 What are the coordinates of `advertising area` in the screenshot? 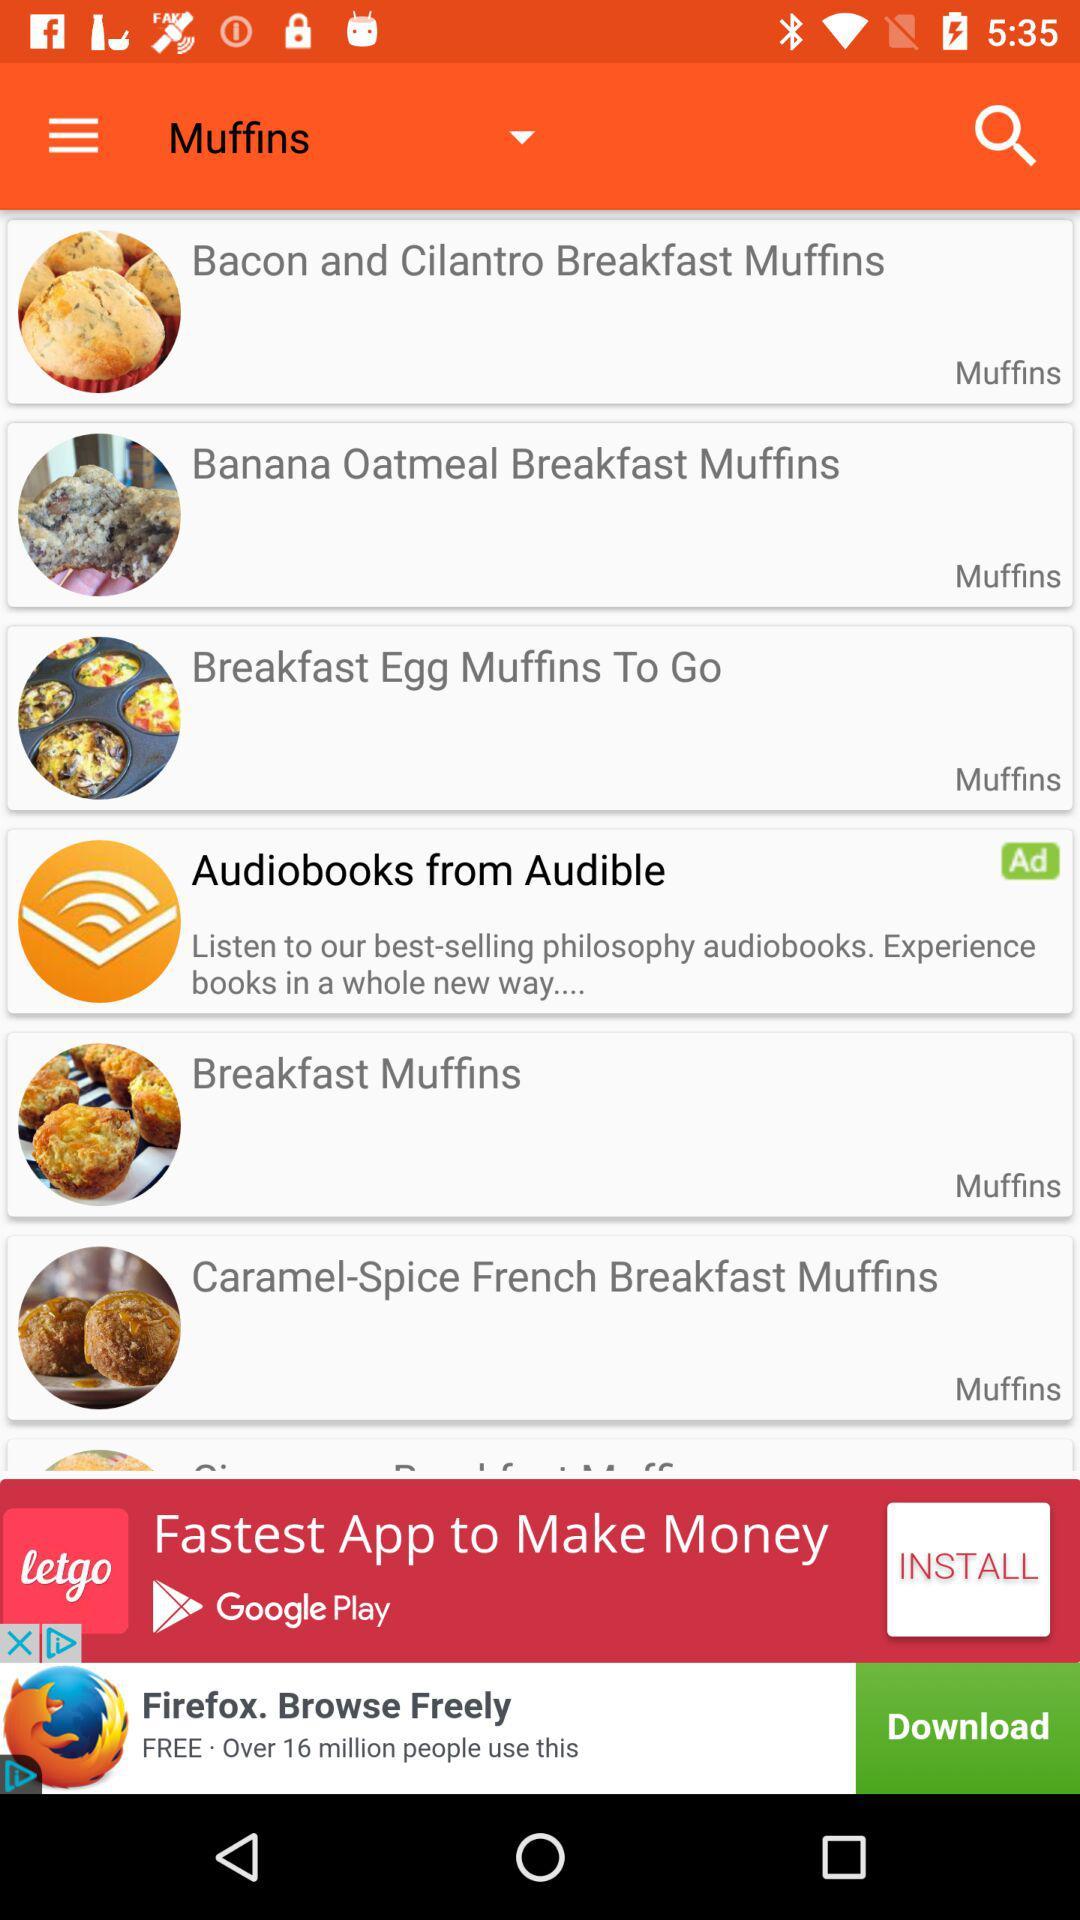 It's located at (540, 1727).